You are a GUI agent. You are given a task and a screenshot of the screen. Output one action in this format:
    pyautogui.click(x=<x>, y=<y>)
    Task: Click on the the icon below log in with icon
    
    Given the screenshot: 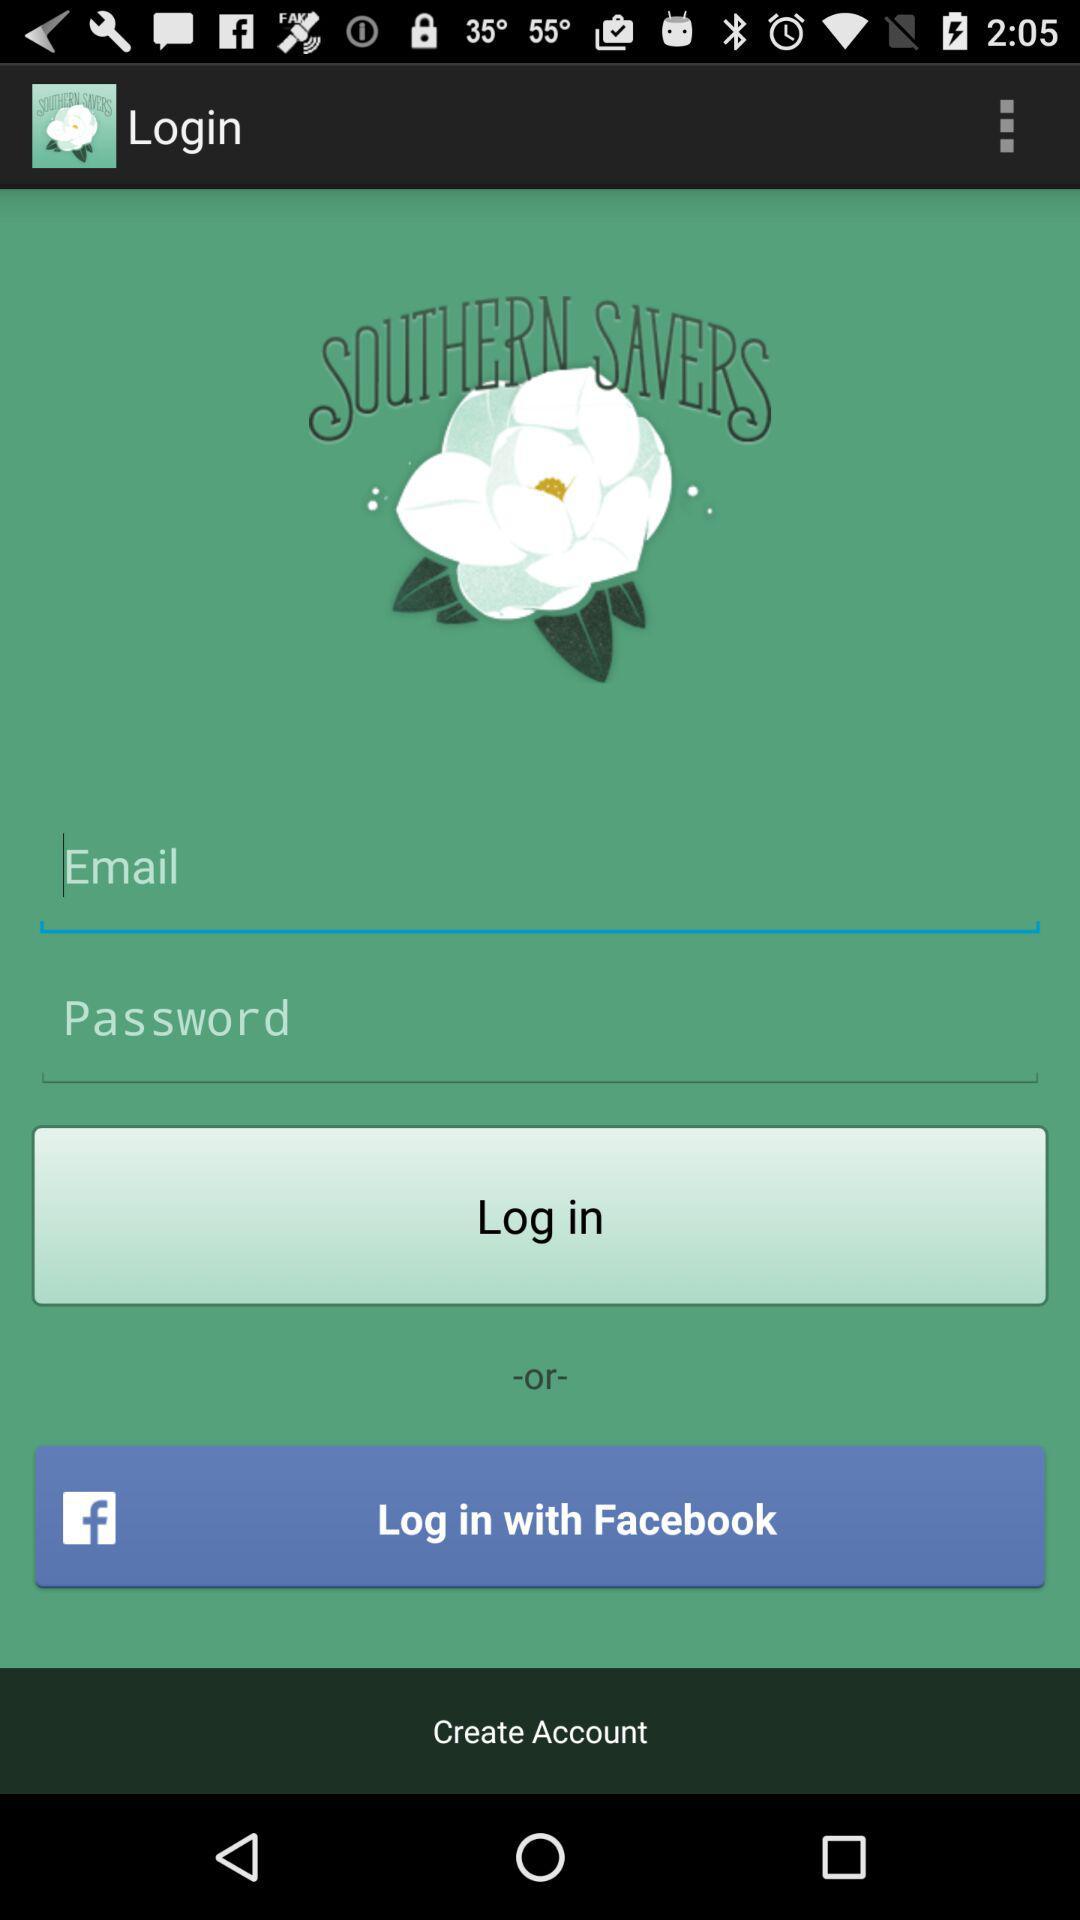 What is the action you would take?
    pyautogui.click(x=540, y=1730)
    